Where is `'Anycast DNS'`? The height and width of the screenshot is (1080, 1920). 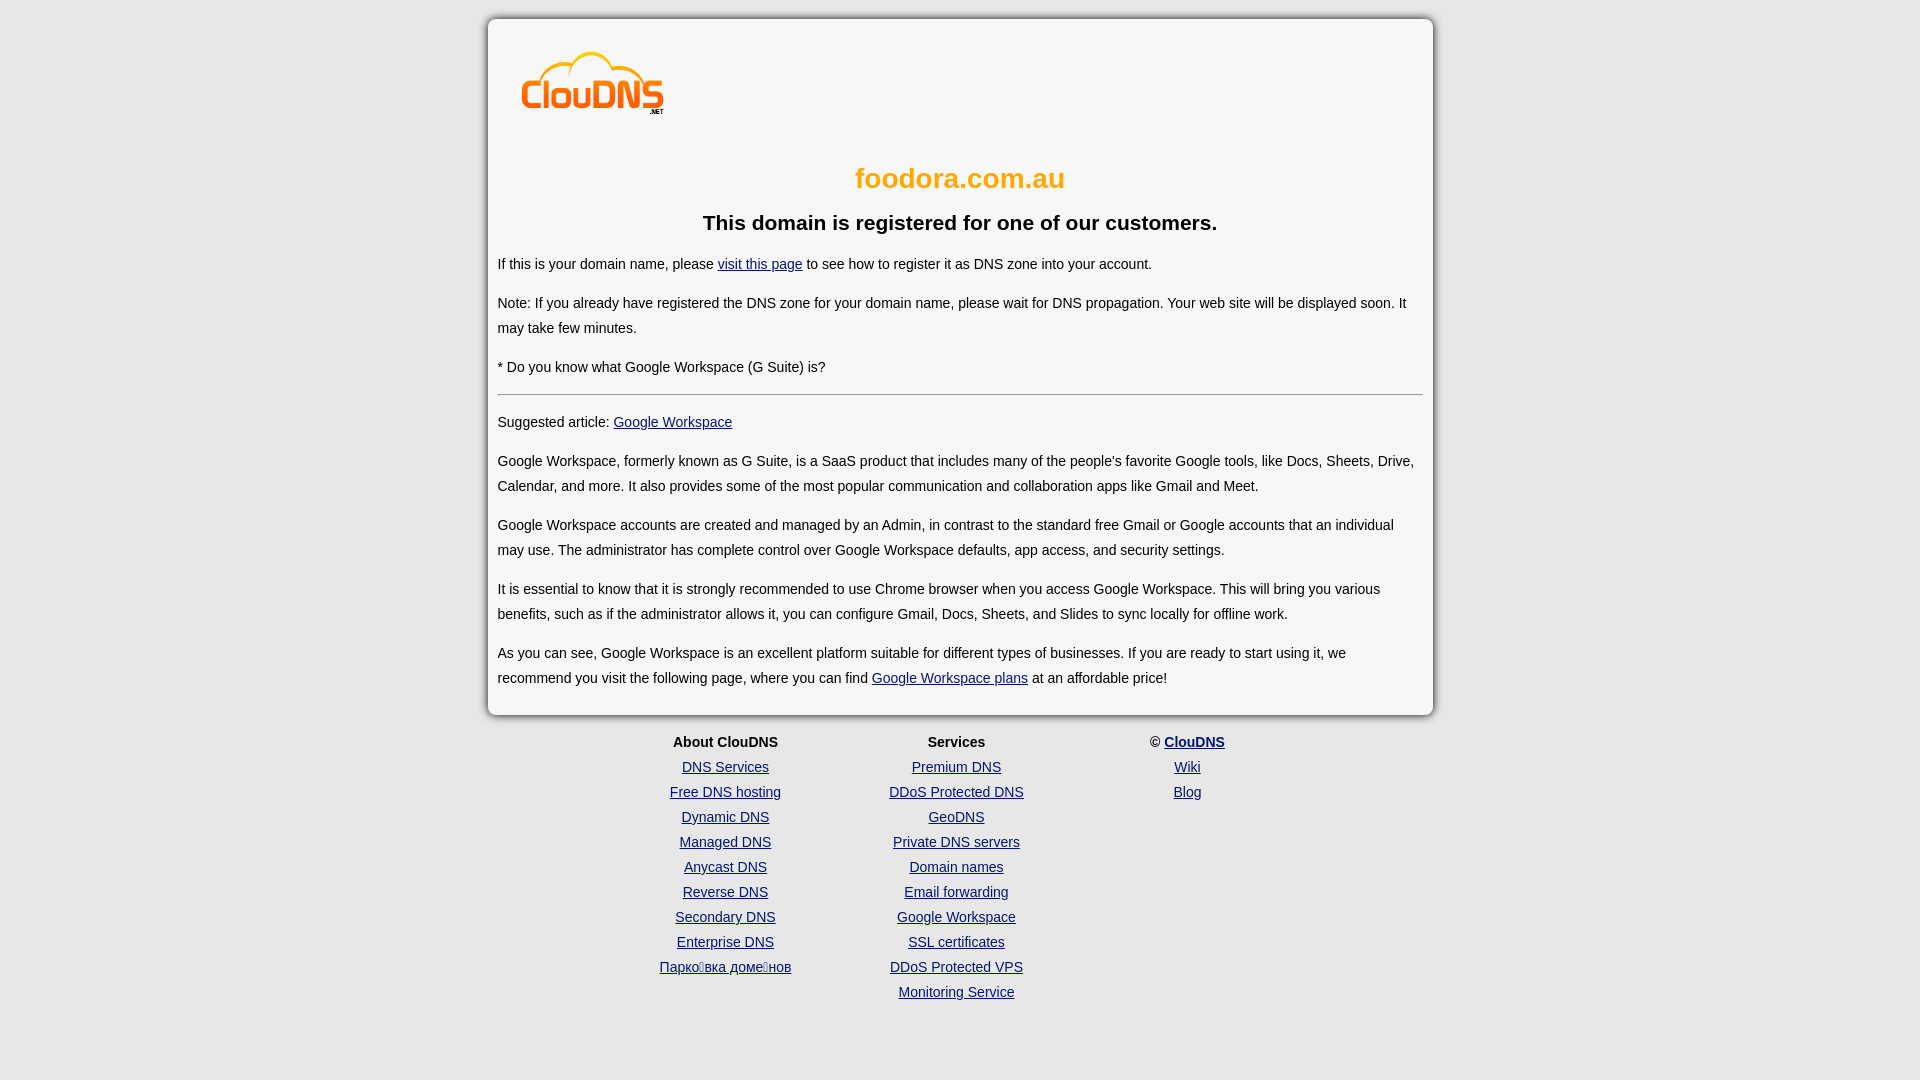 'Anycast DNS' is located at coordinates (724, 866).